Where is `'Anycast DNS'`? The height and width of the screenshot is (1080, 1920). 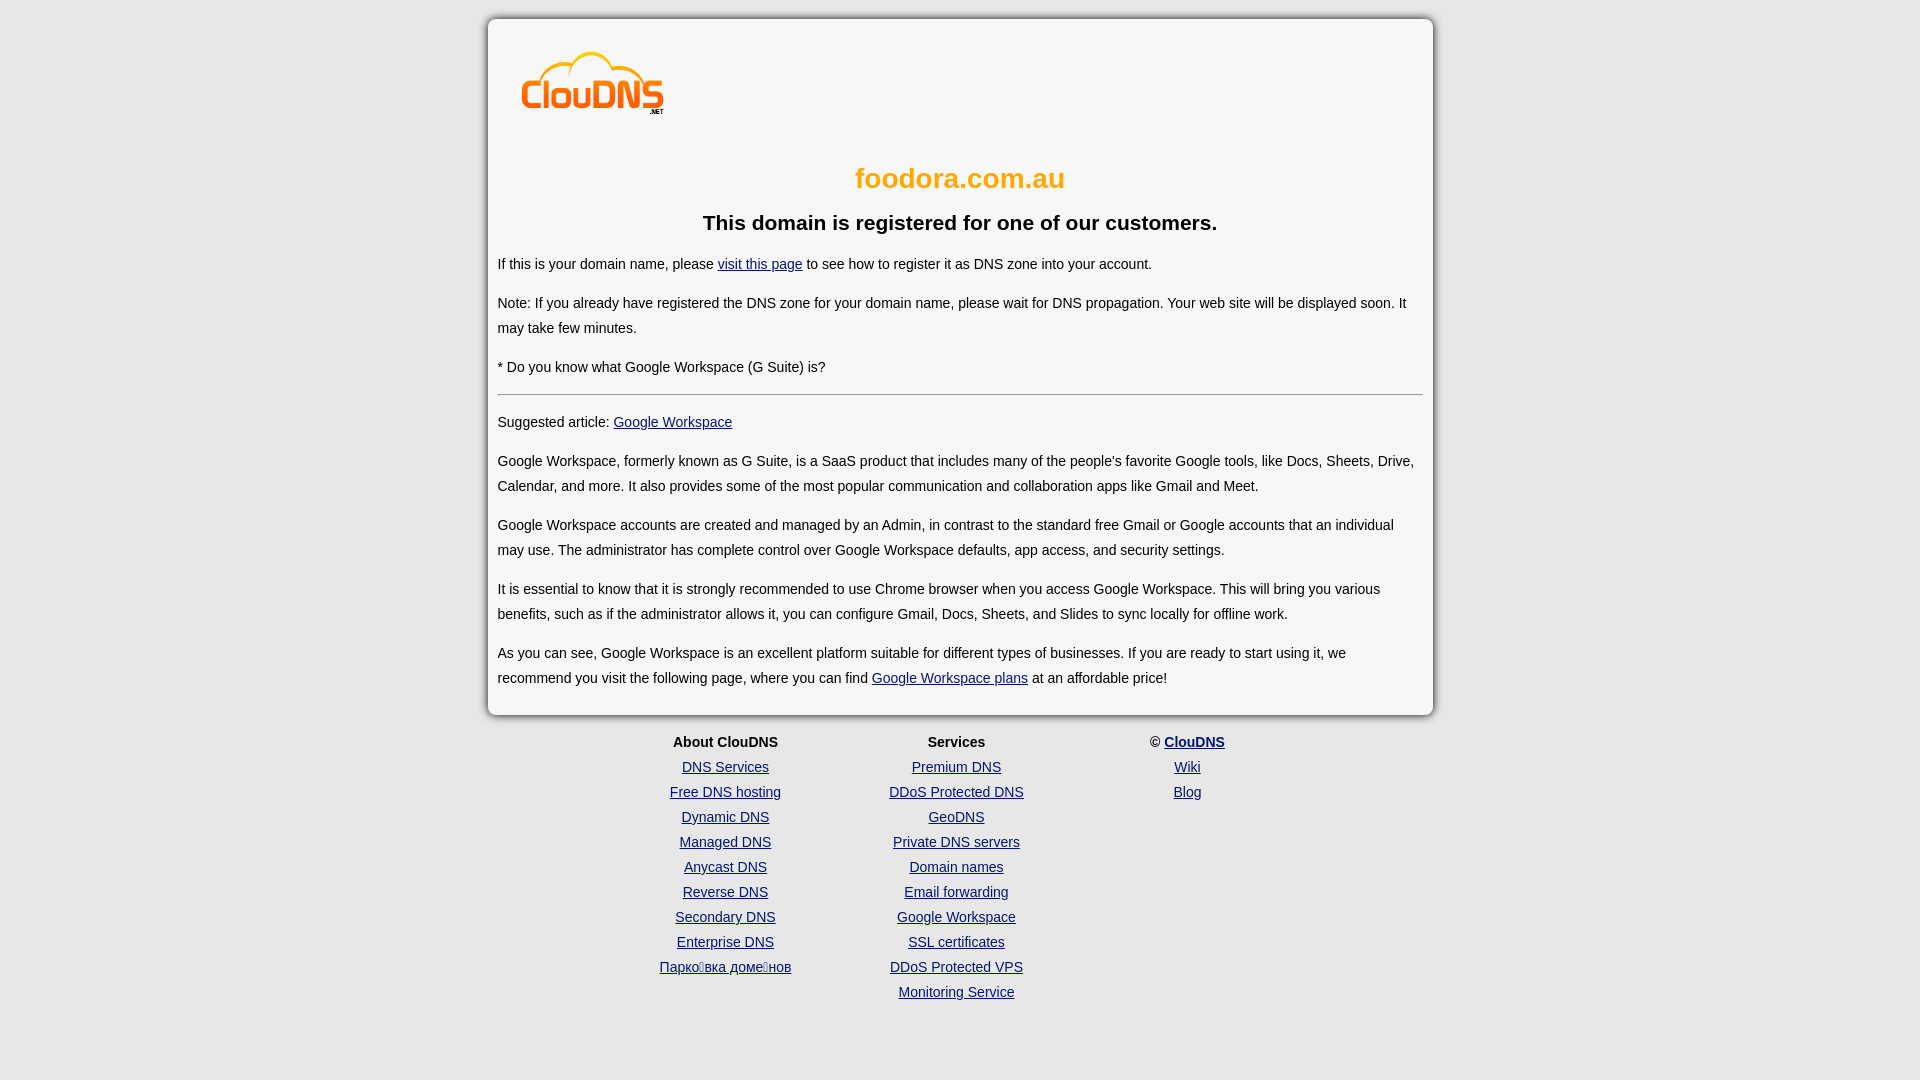 'Anycast DNS' is located at coordinates (724, 866).